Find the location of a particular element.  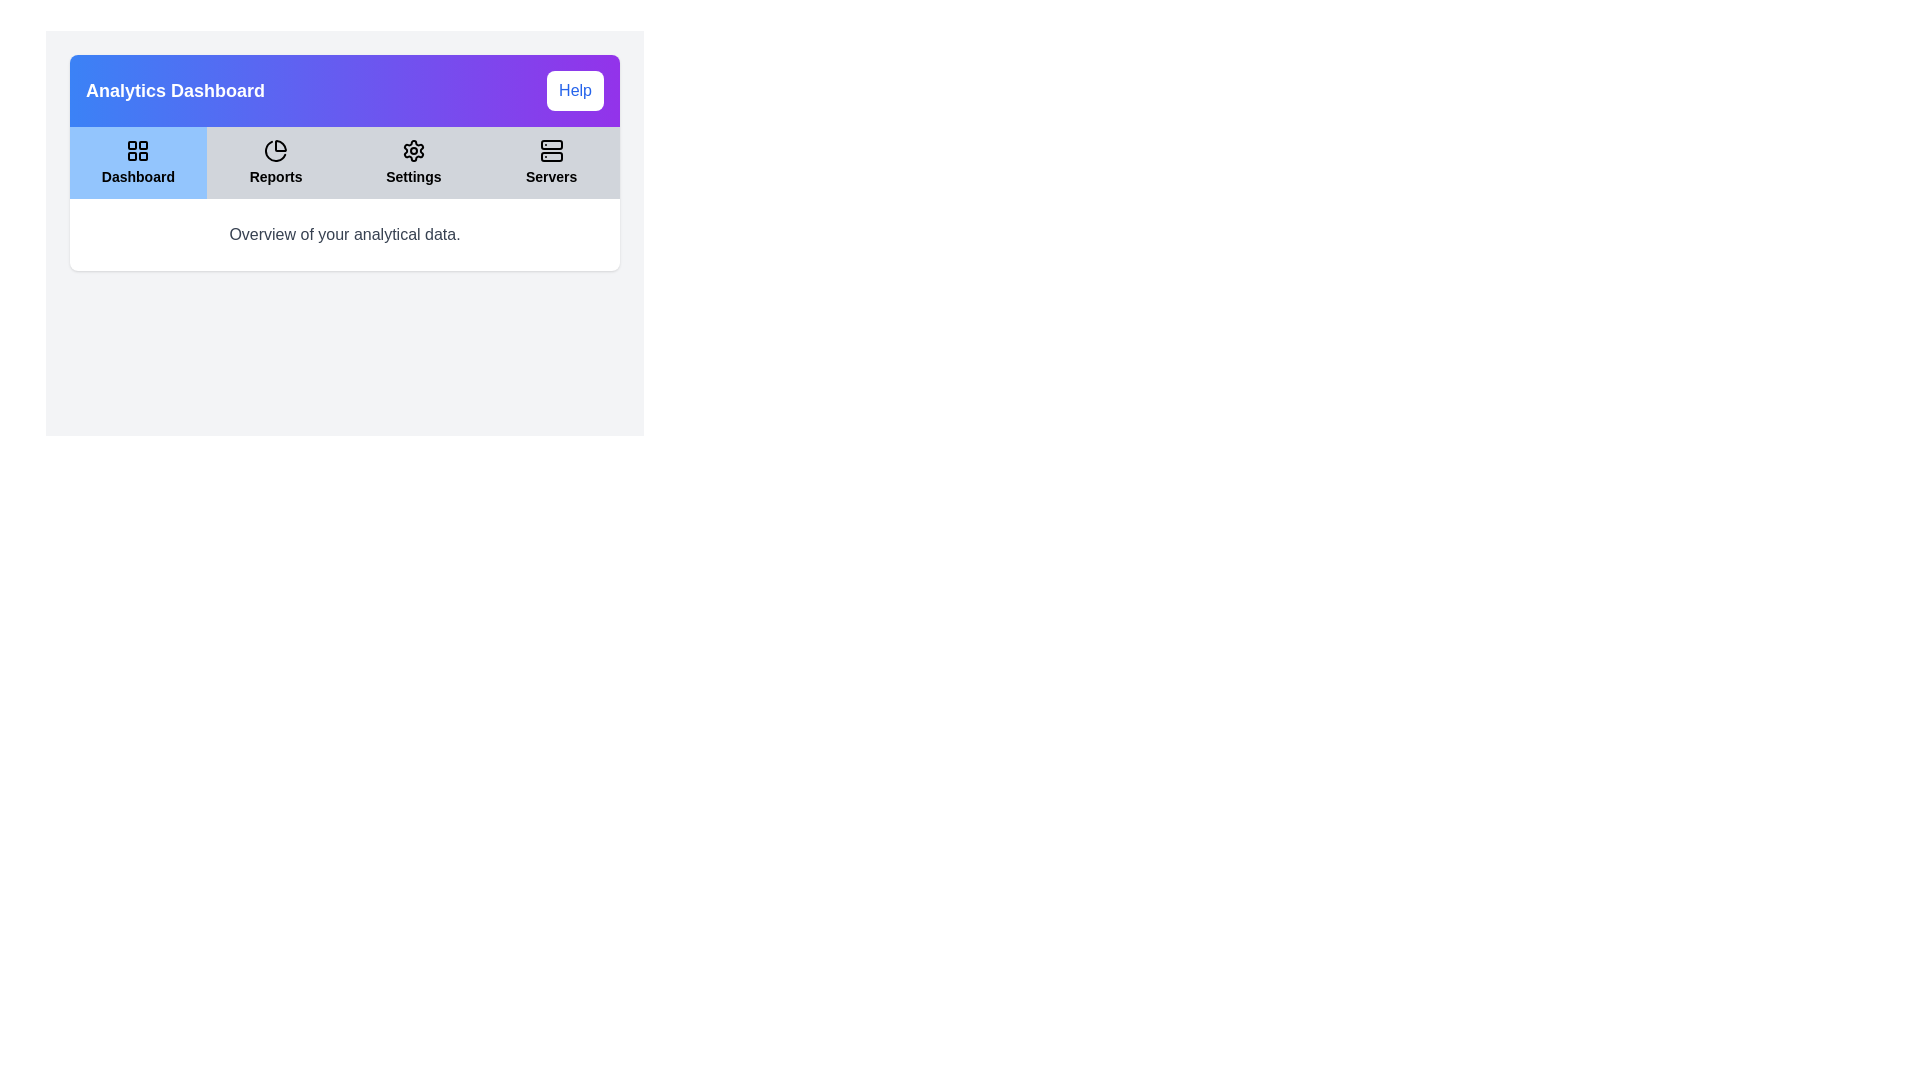

the 'Servers' button, which is the fourth option from the left in the top navigation bar is located at coordinates (551, 161).